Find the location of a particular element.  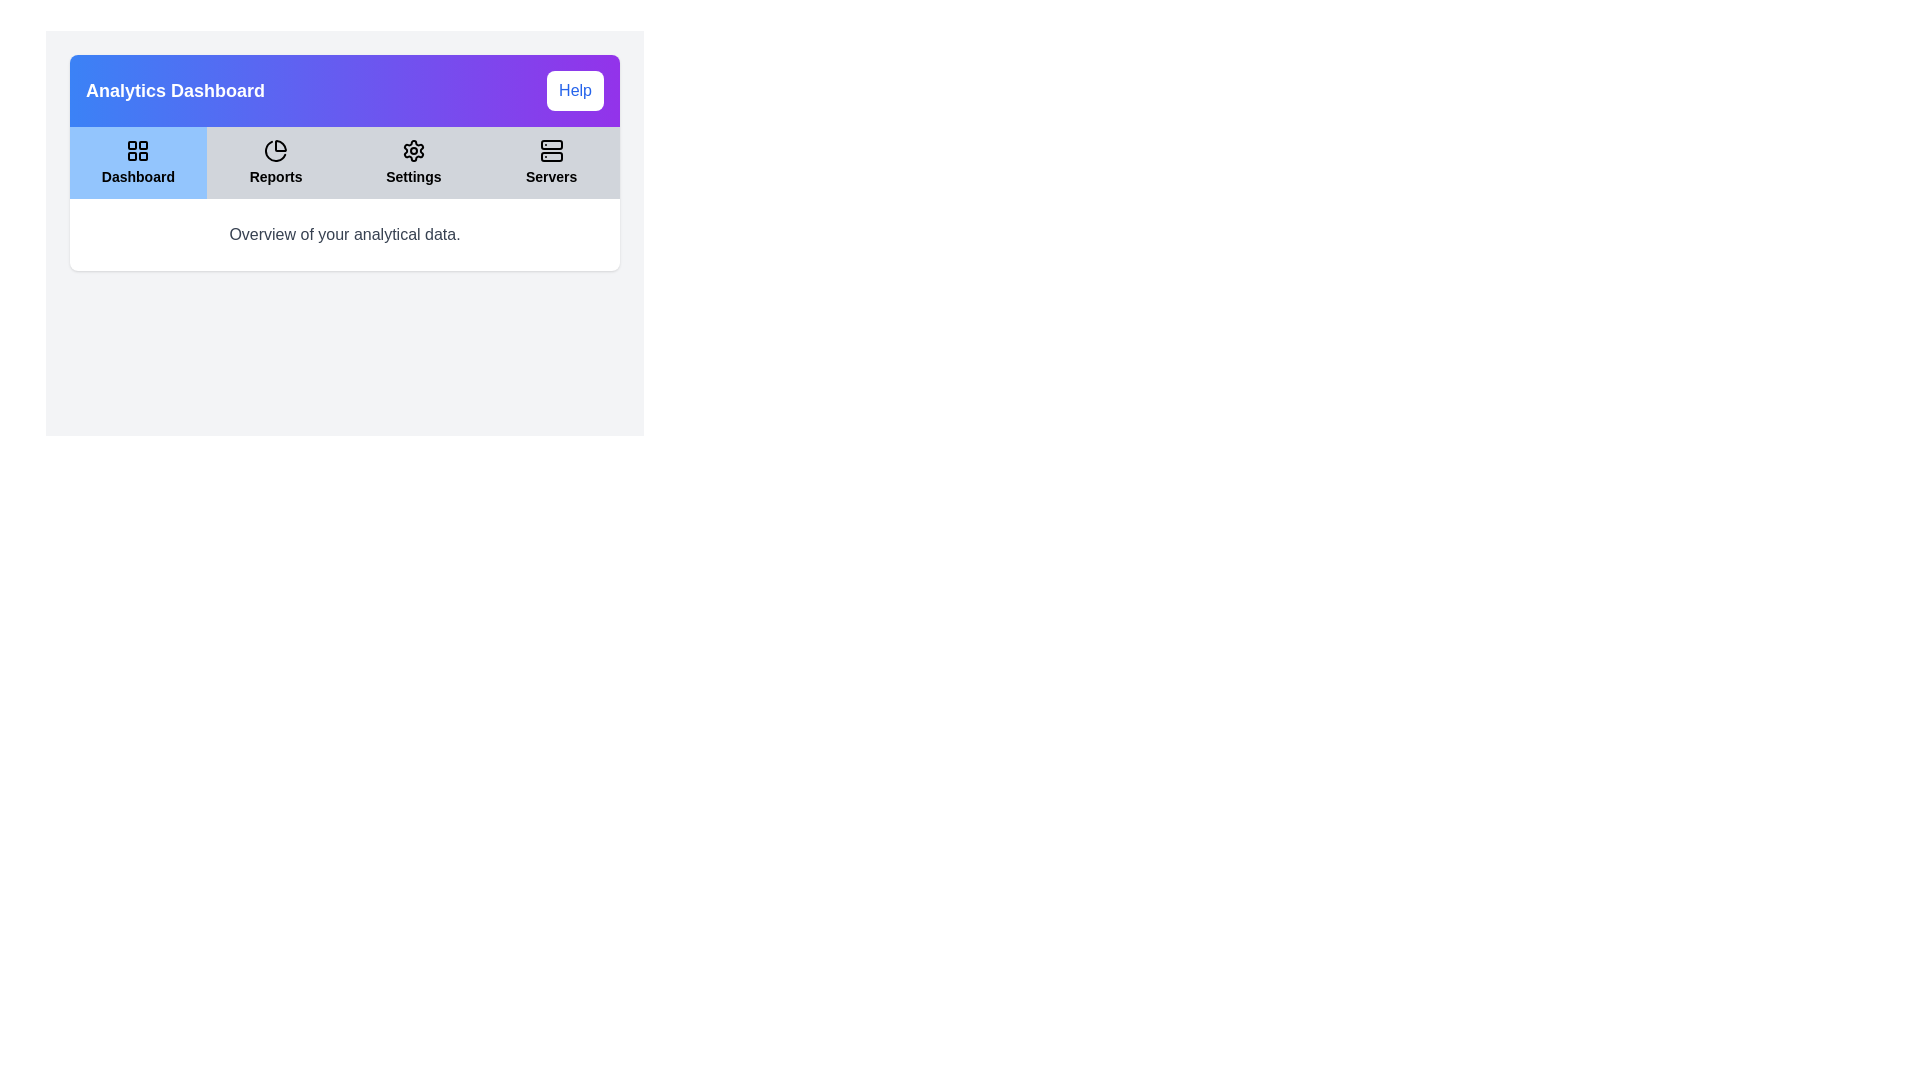

the 'Servers' button, which is the fourth option from the left in the top navigation bar is located at coordinates (551, 161).